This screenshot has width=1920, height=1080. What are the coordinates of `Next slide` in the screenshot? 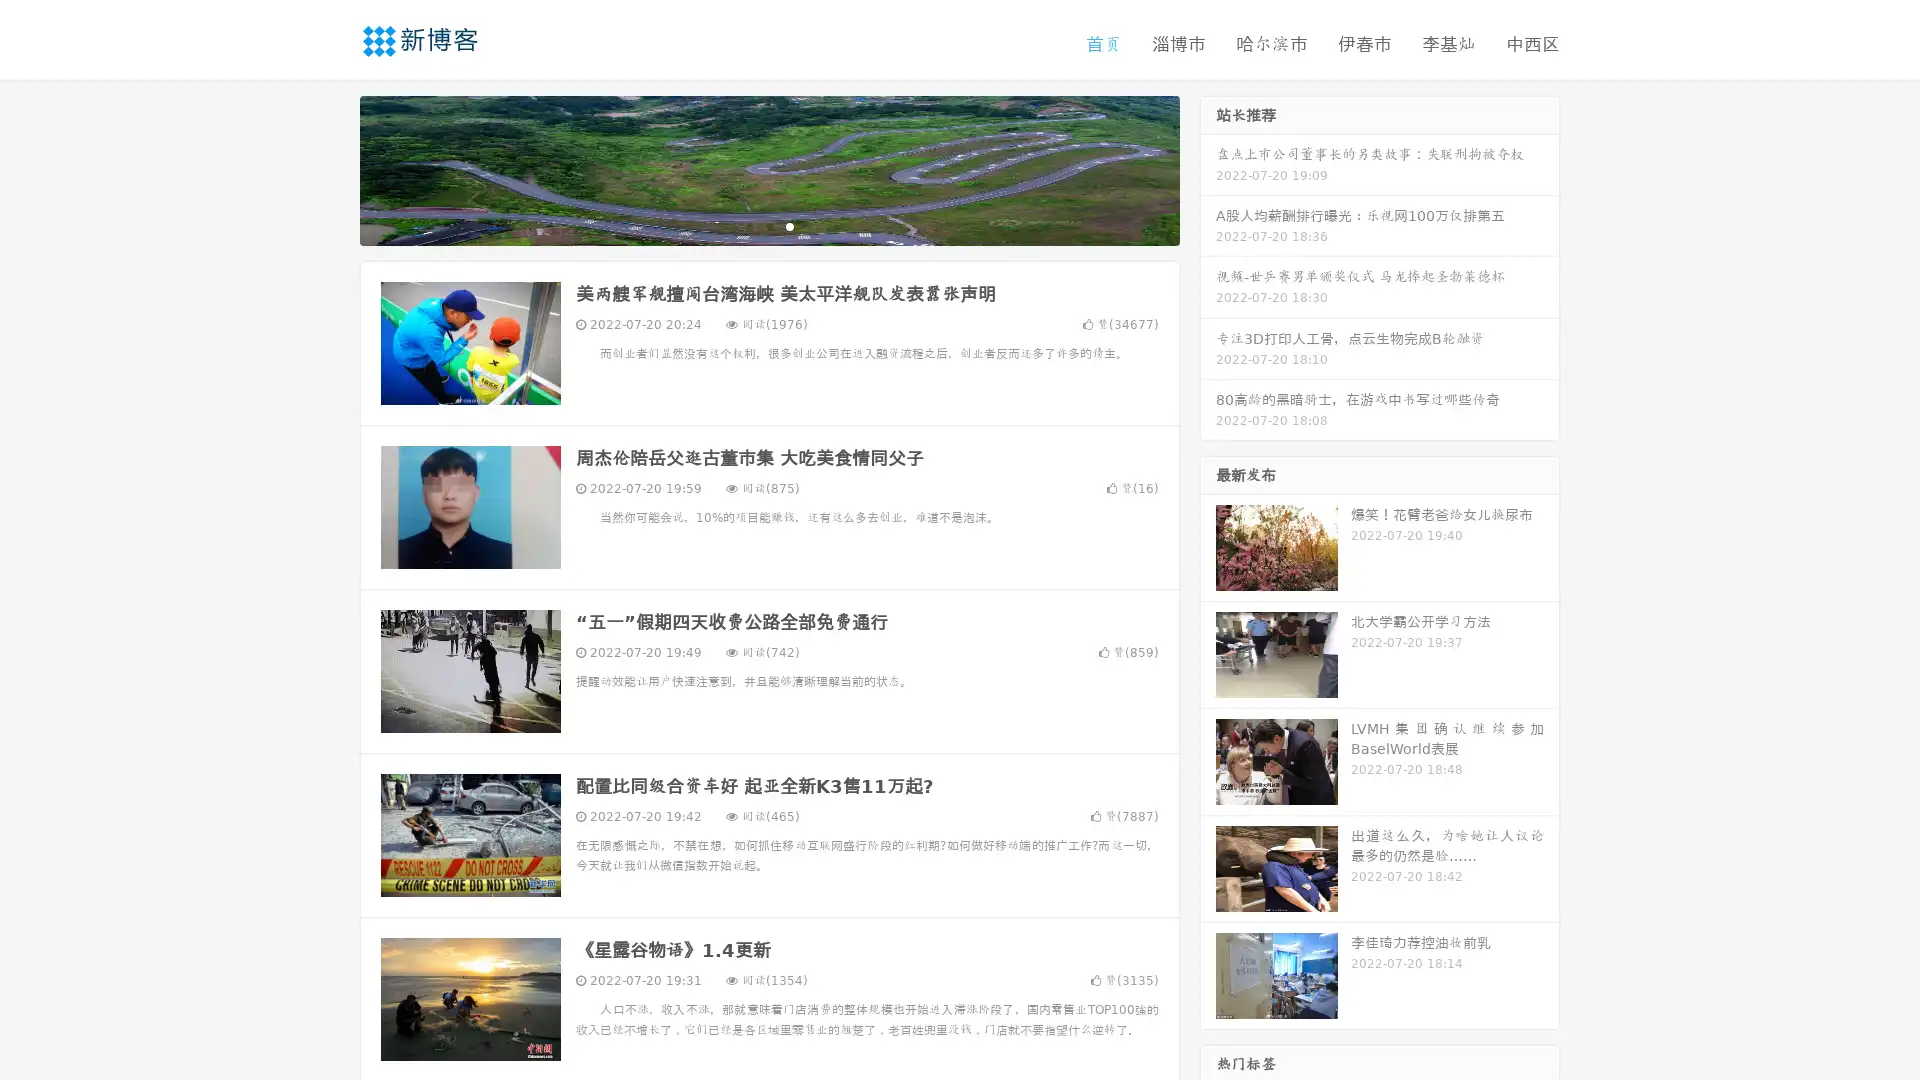 It's located at (1208, 168).